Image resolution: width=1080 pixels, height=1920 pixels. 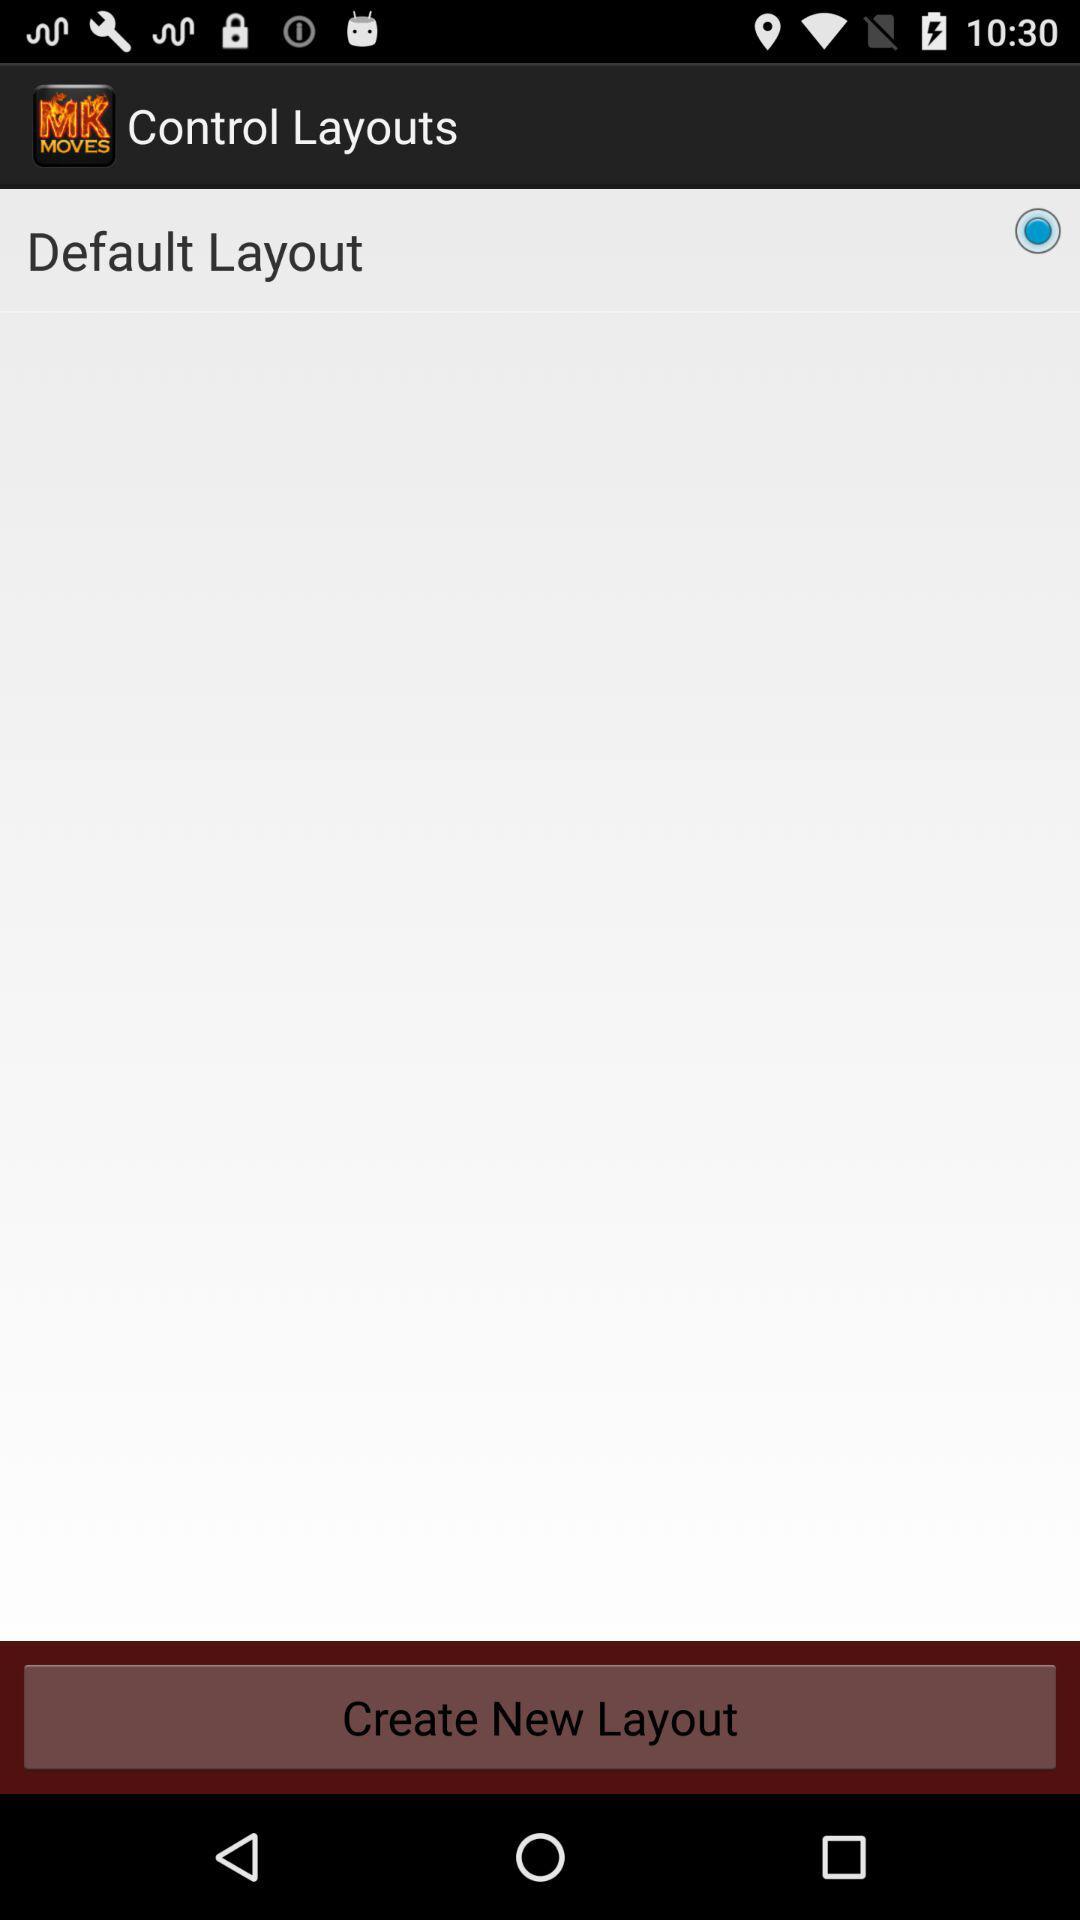 What do you see at coordinates (1036, 230) in the screenshot?
I see `item at the top right corner` at bounding box center [1036, 230].